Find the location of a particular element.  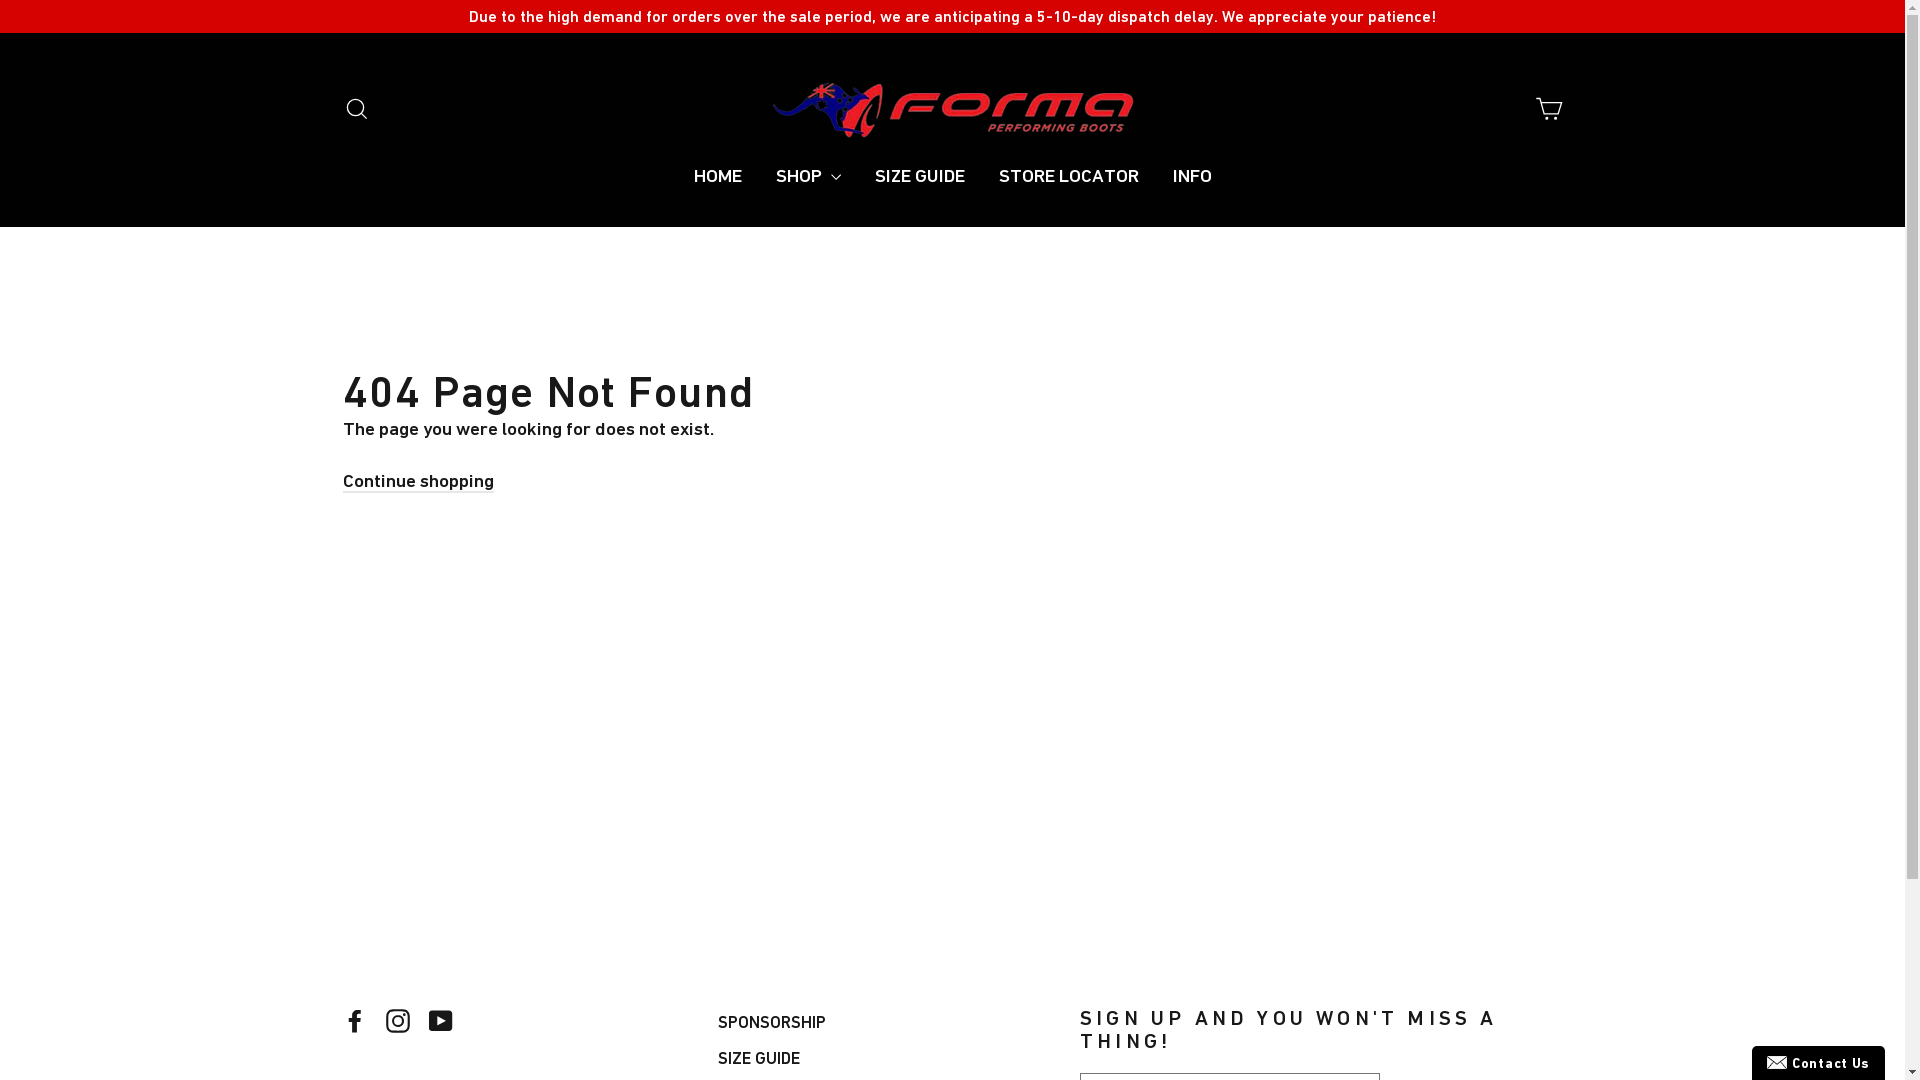

'INFO' is located at coordinates (1192, 175).